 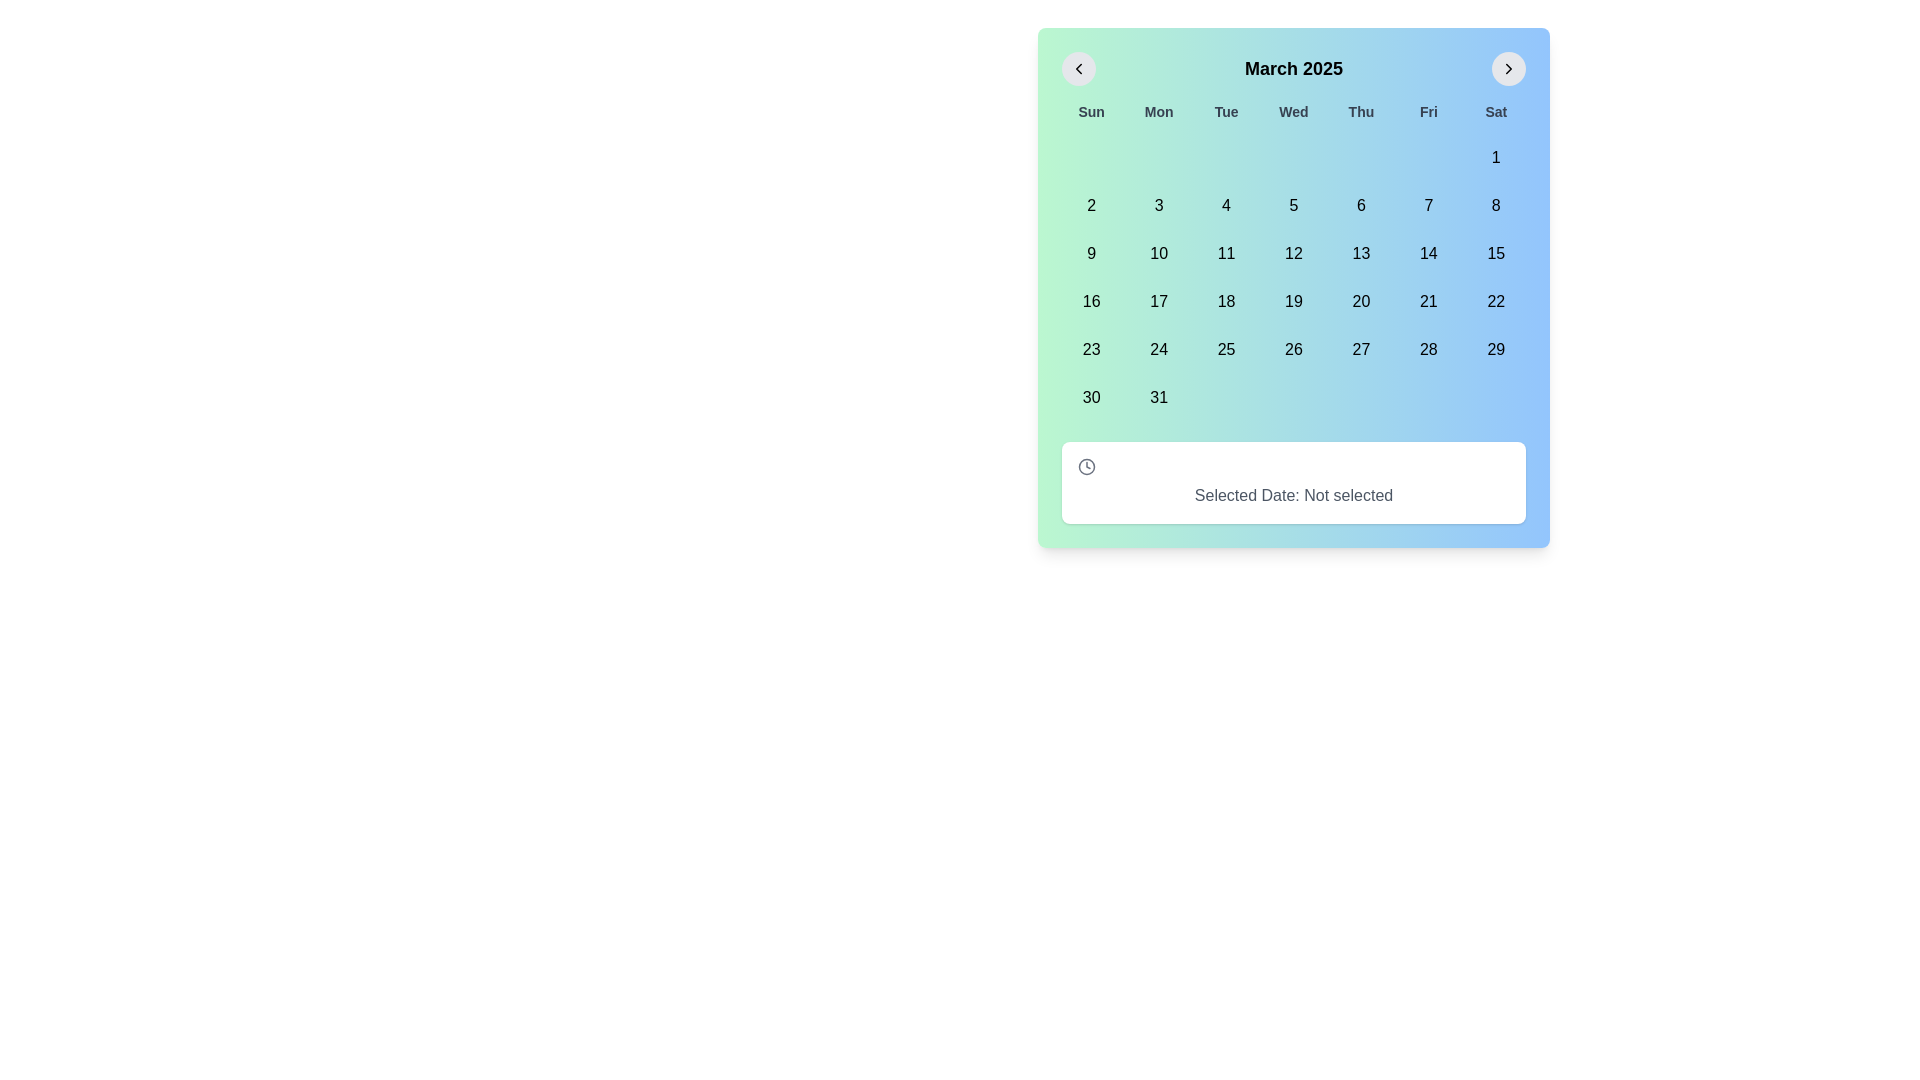 What do you see at coordinates (1427, 205) in the screenshot?
I see `the button representing the date '7th' in the displayed month of March 2025` at bounding box center [1427, 205].